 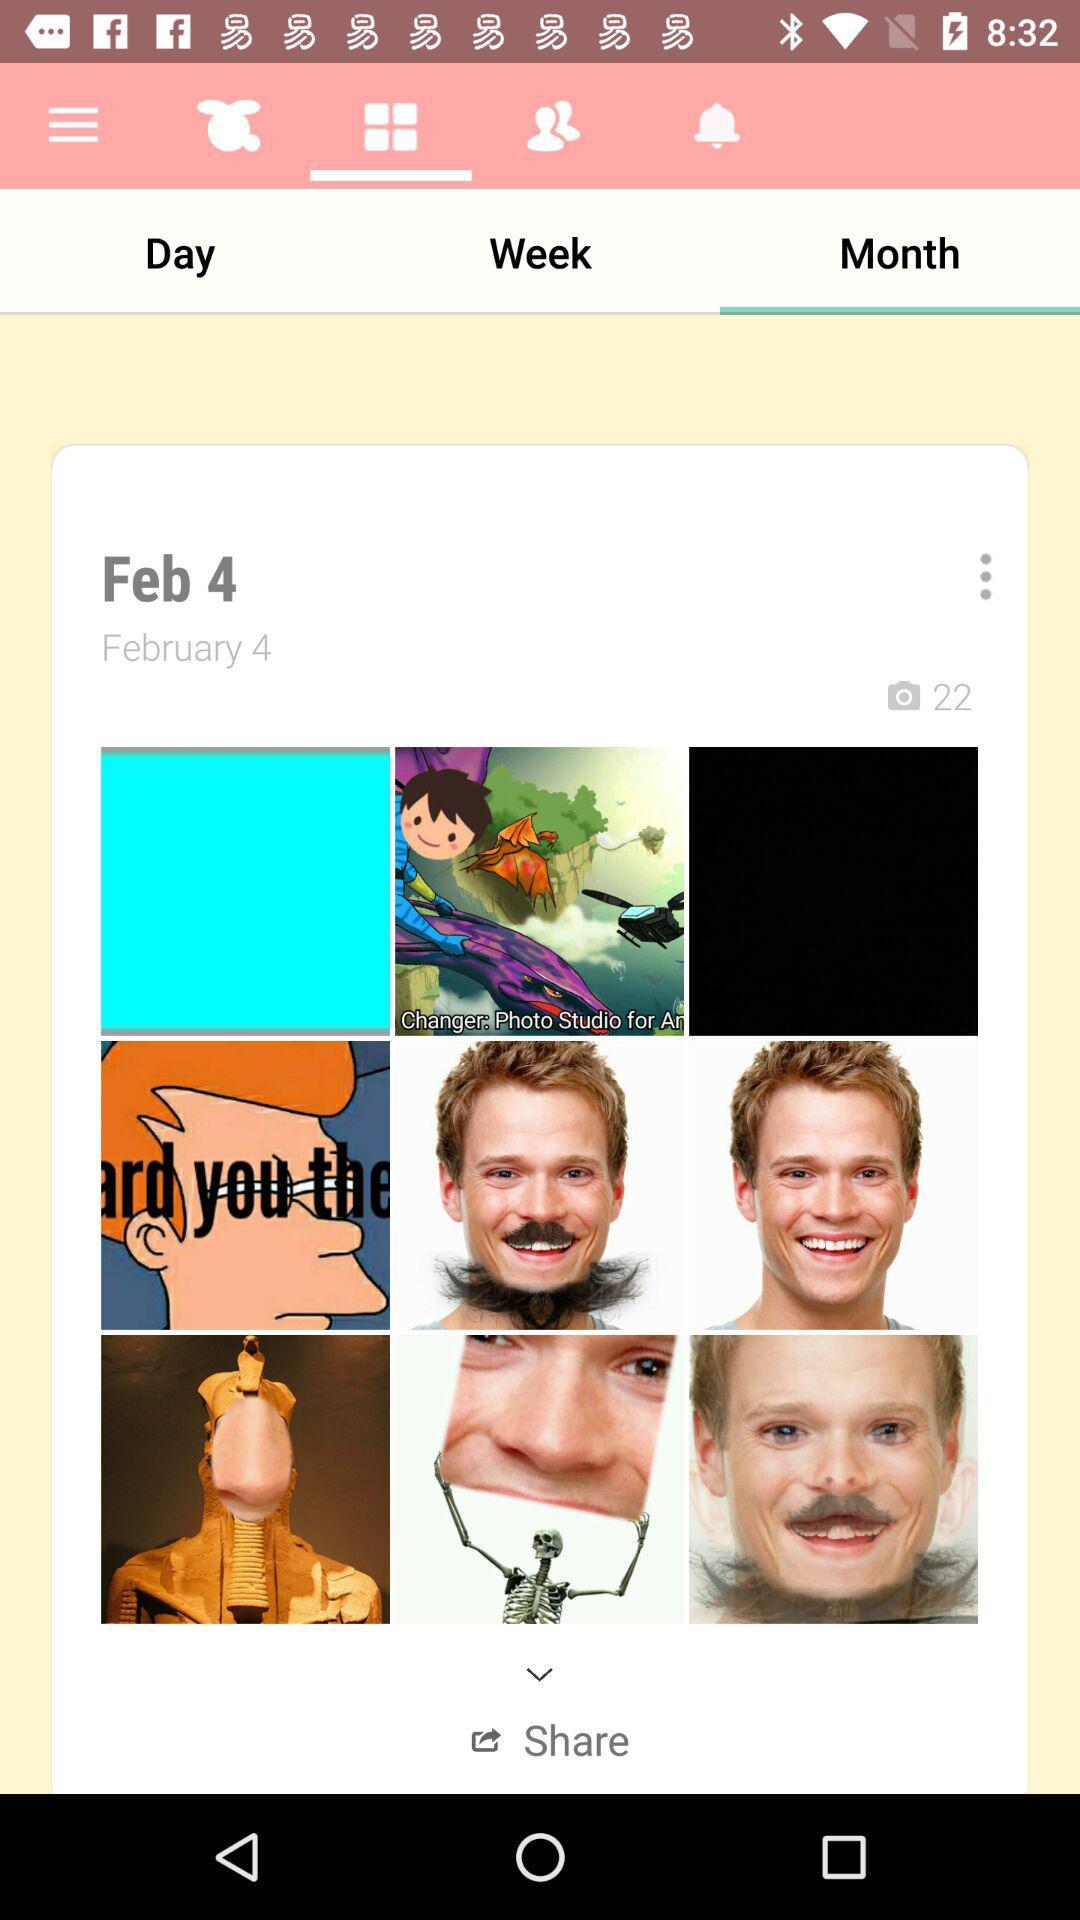 I want to click on the item to the left of week app, so click(x=180, y=251).